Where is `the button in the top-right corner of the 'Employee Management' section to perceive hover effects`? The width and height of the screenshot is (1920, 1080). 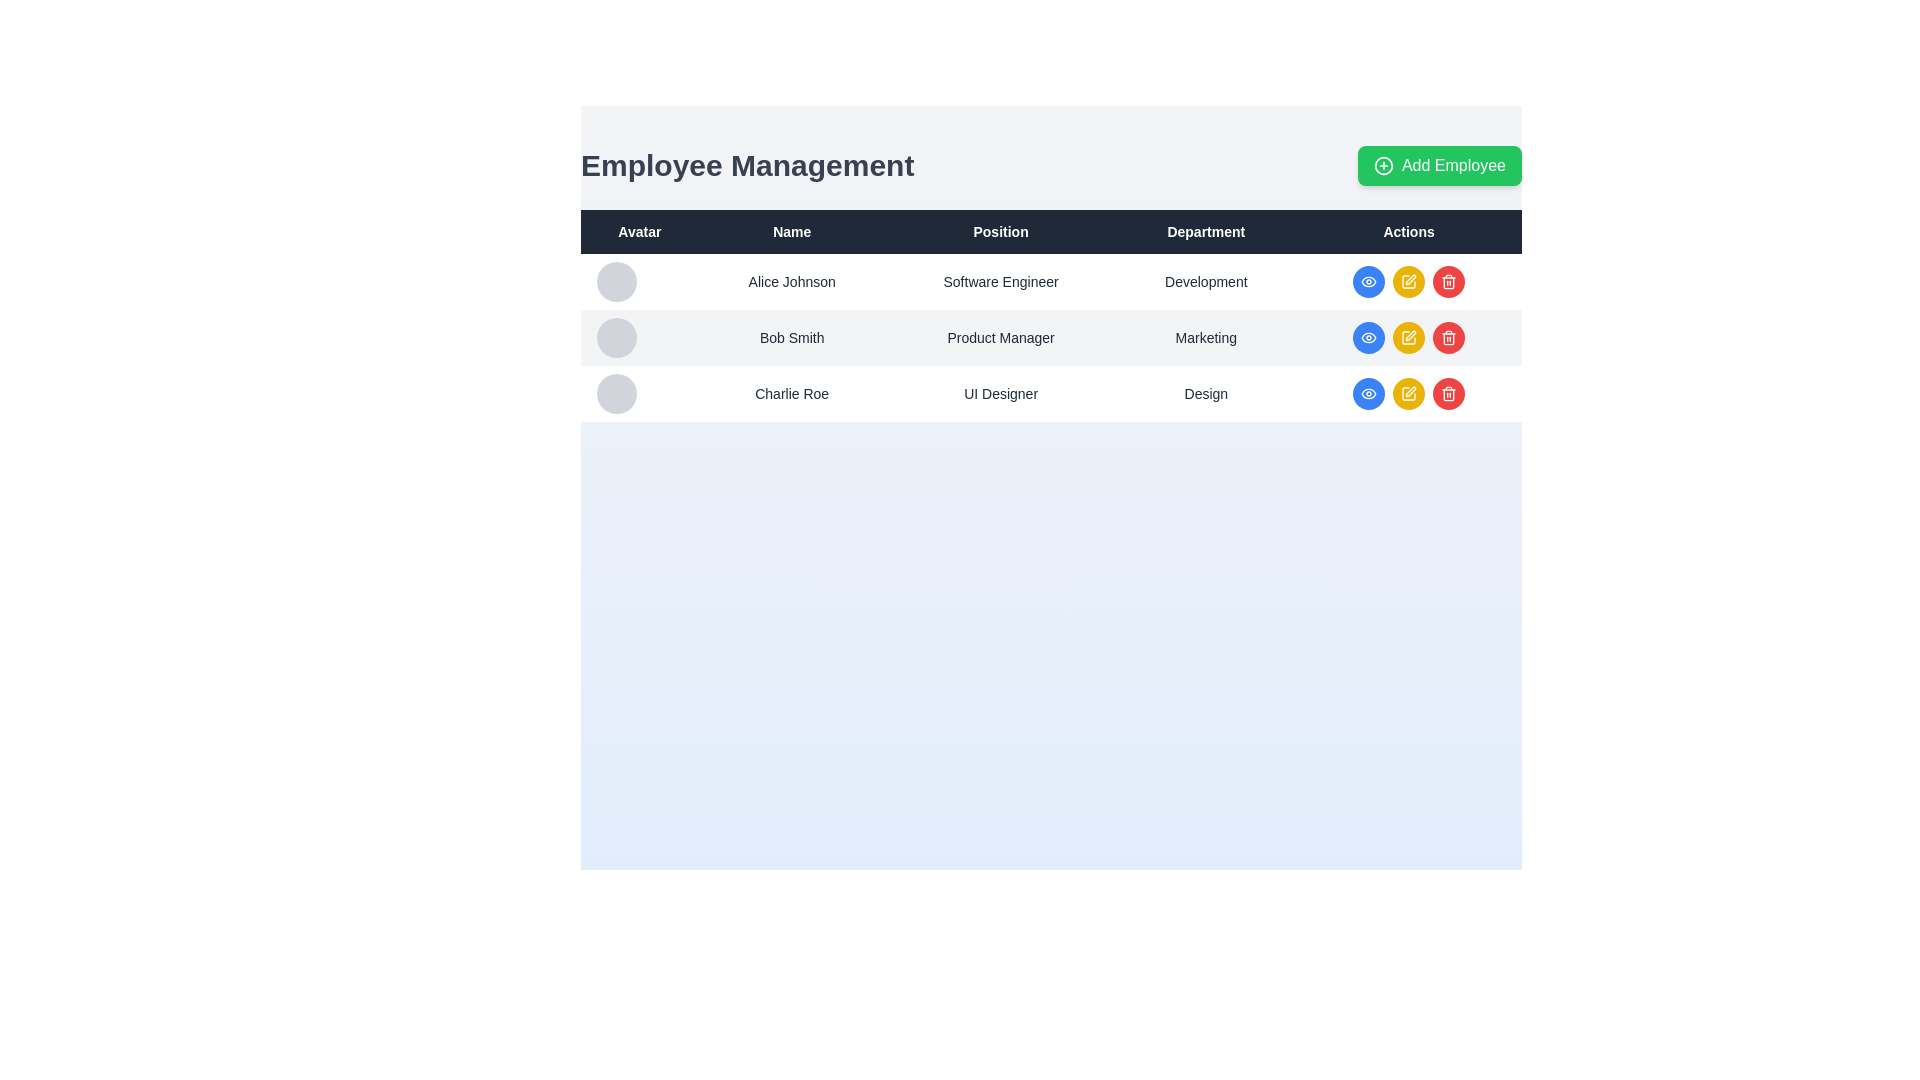 the button in the top-right corner of the 'Employee Management' section to perceive hover effects is located at coordinates (1440, 164).